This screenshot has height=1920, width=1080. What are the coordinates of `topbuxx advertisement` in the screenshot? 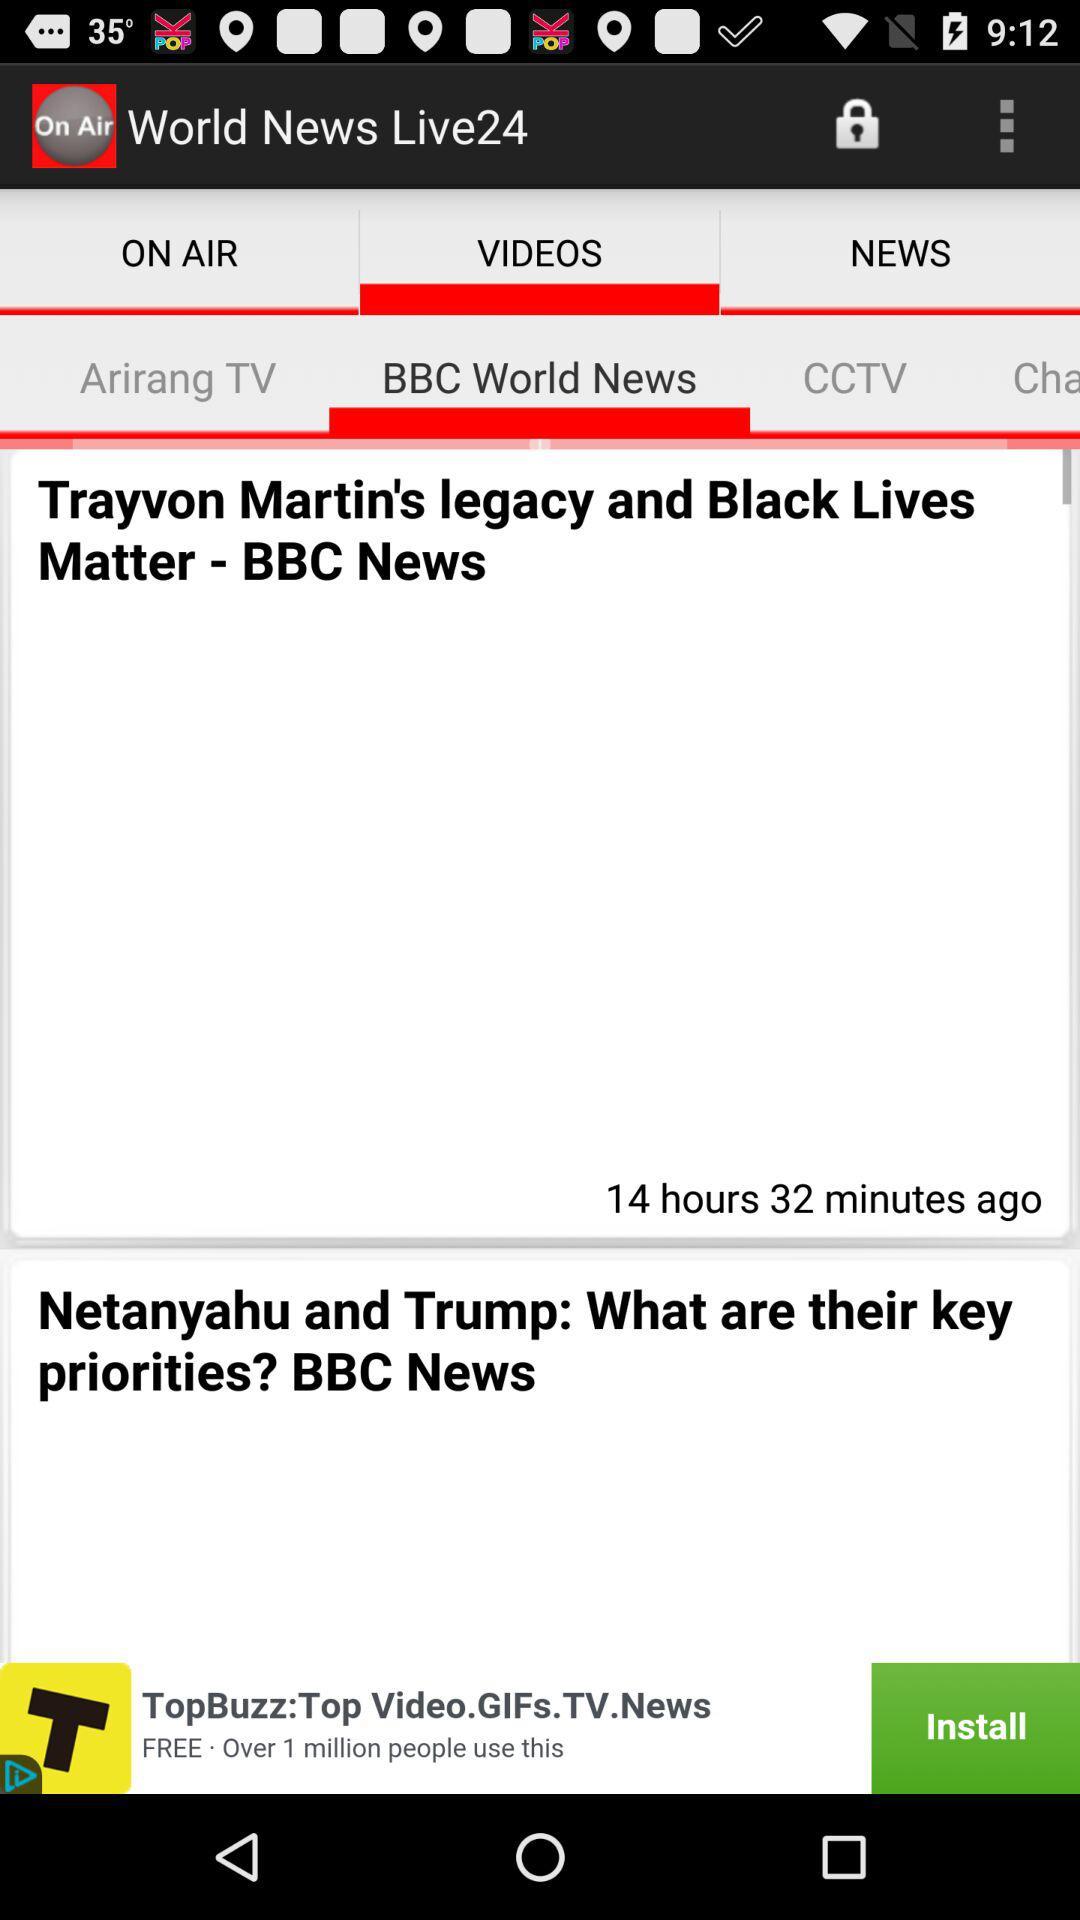 It's located at (540, 1727).